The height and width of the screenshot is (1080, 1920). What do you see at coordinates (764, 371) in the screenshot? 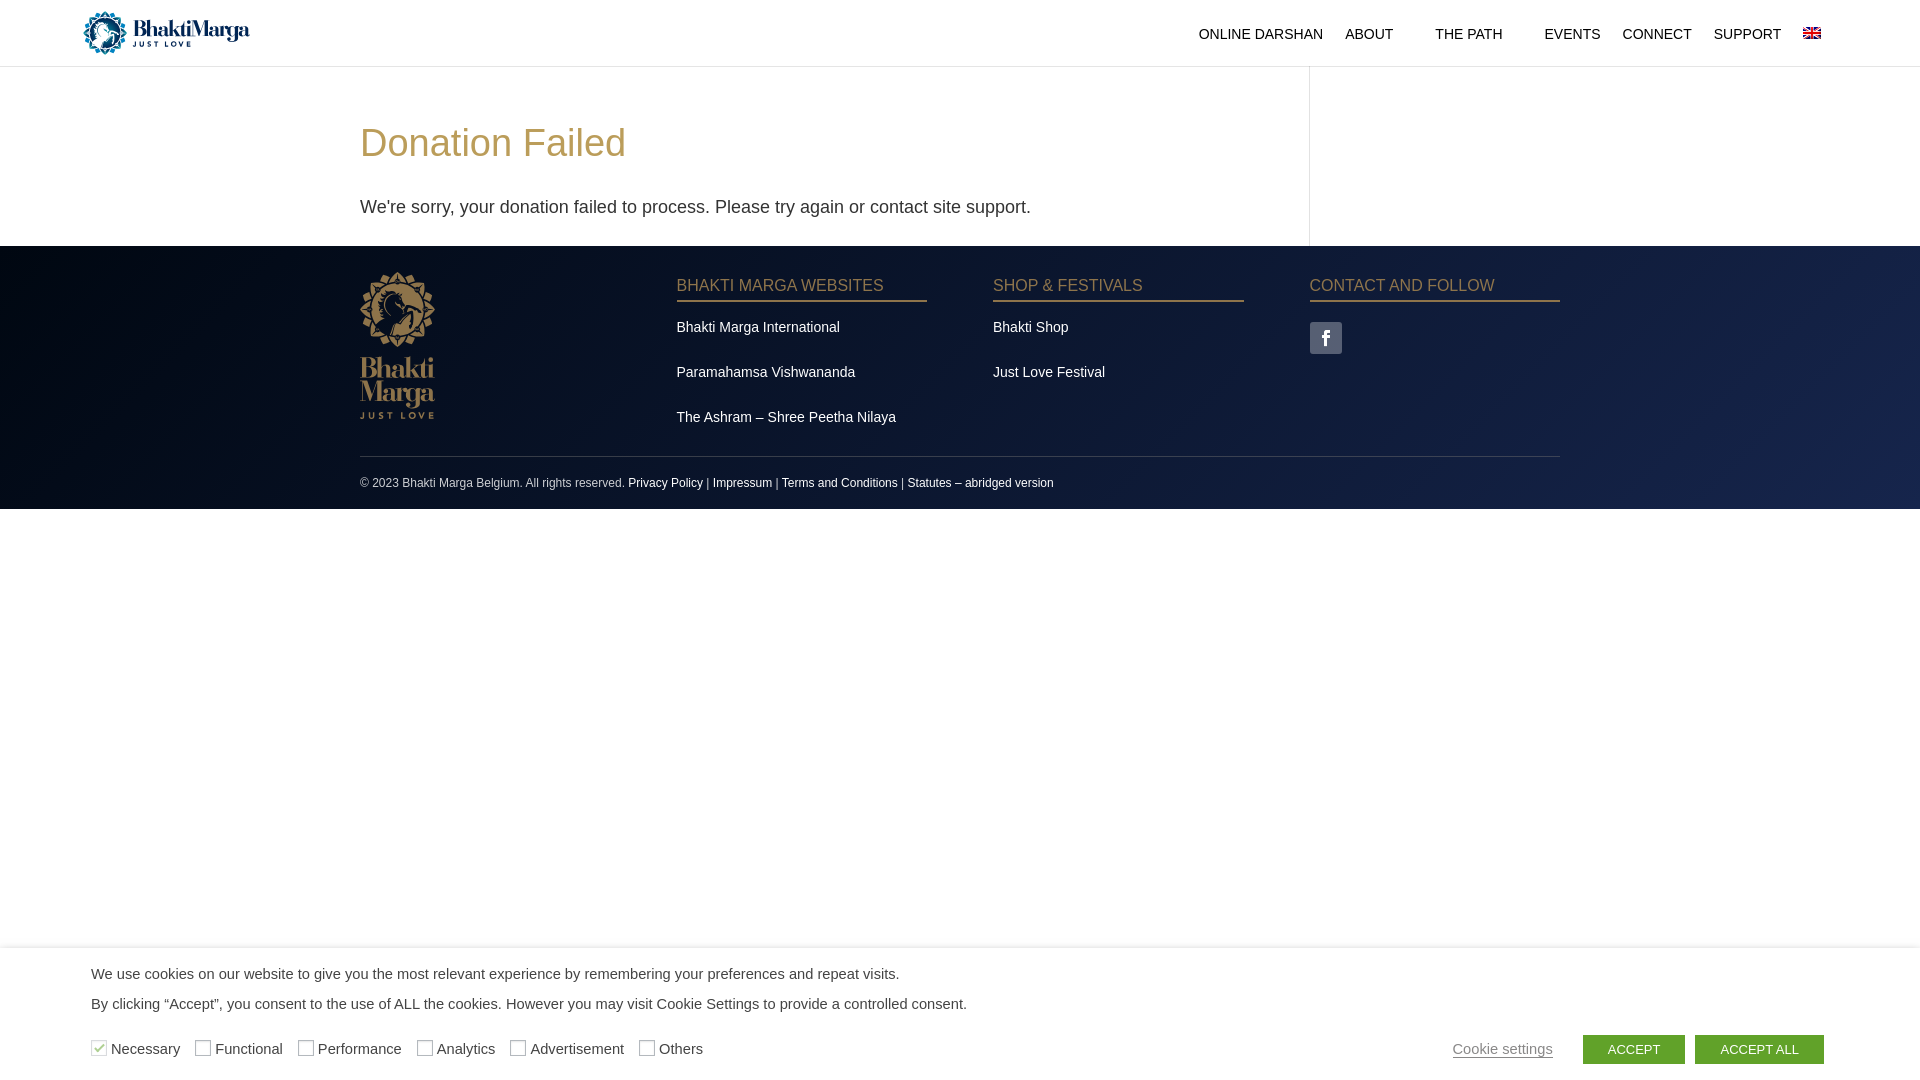
I see `'Paramahamsa Vishwananda'` at bounding box center [764, 371].